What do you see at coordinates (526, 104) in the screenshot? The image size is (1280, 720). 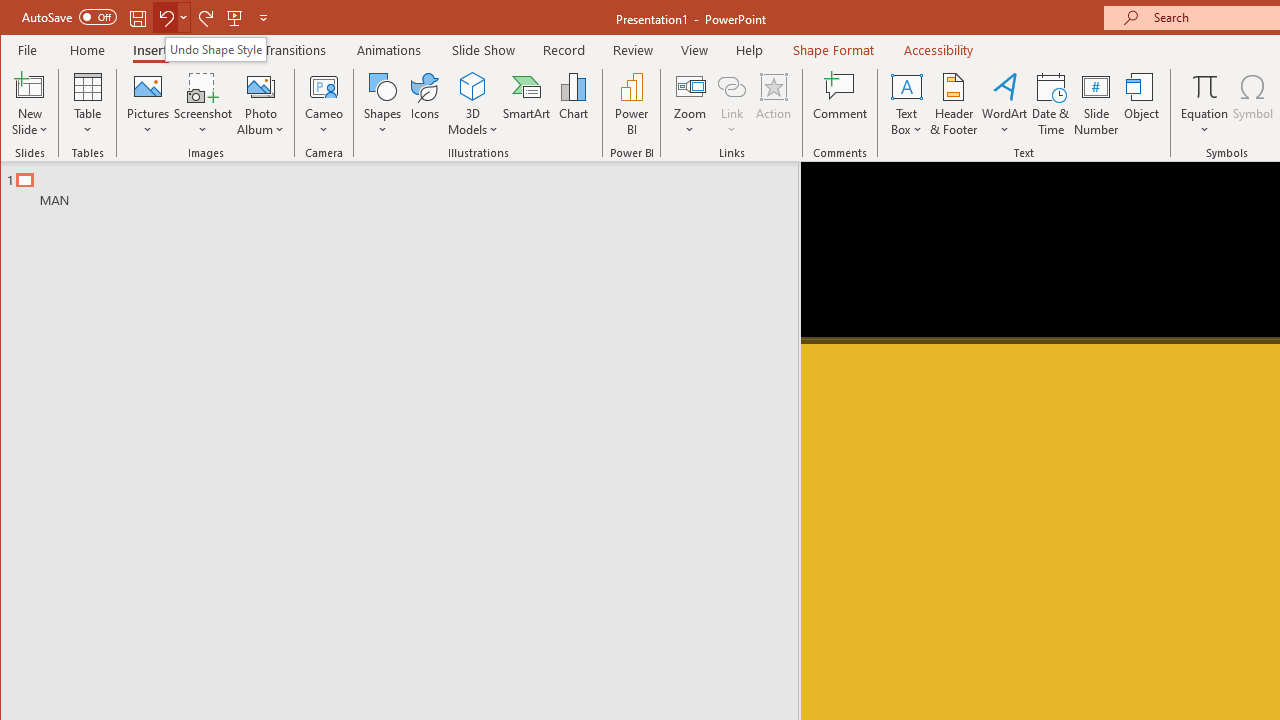 I see `'SmartArt...'` at bounding box center [526, 104].